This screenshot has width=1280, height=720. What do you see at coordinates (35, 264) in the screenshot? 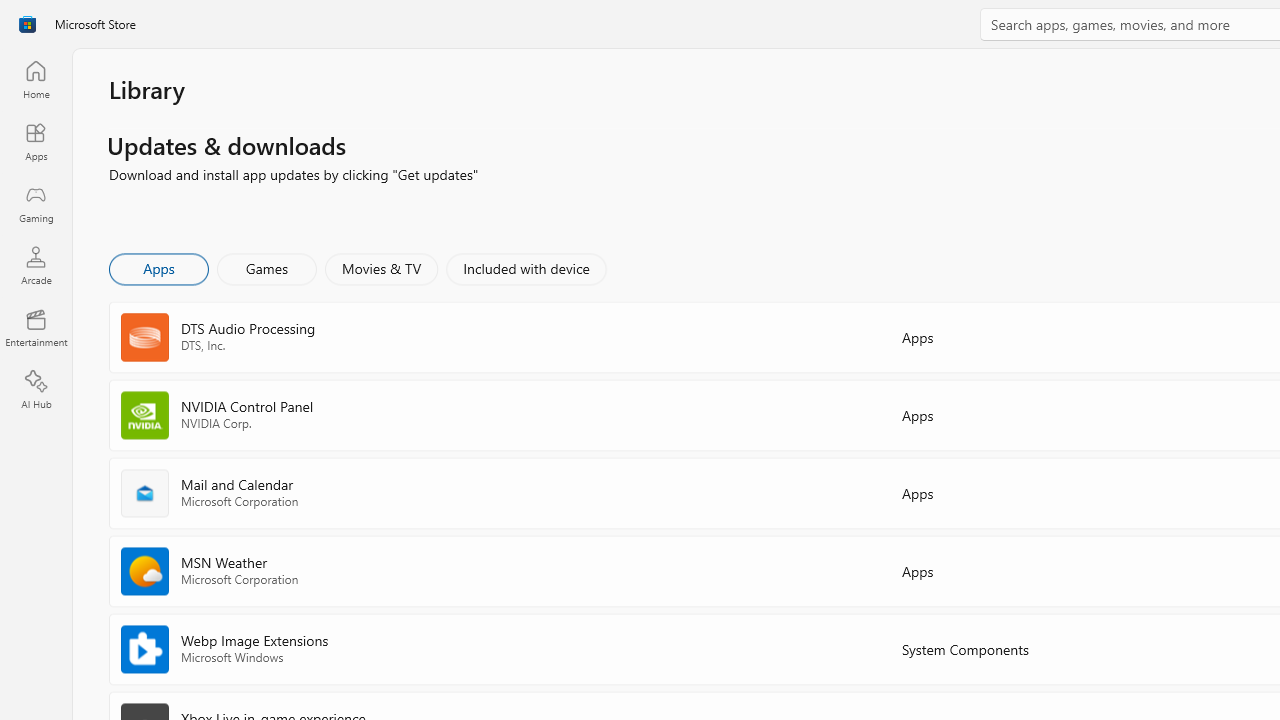
I see `'Arcade'` at bounding box center [35, 264].